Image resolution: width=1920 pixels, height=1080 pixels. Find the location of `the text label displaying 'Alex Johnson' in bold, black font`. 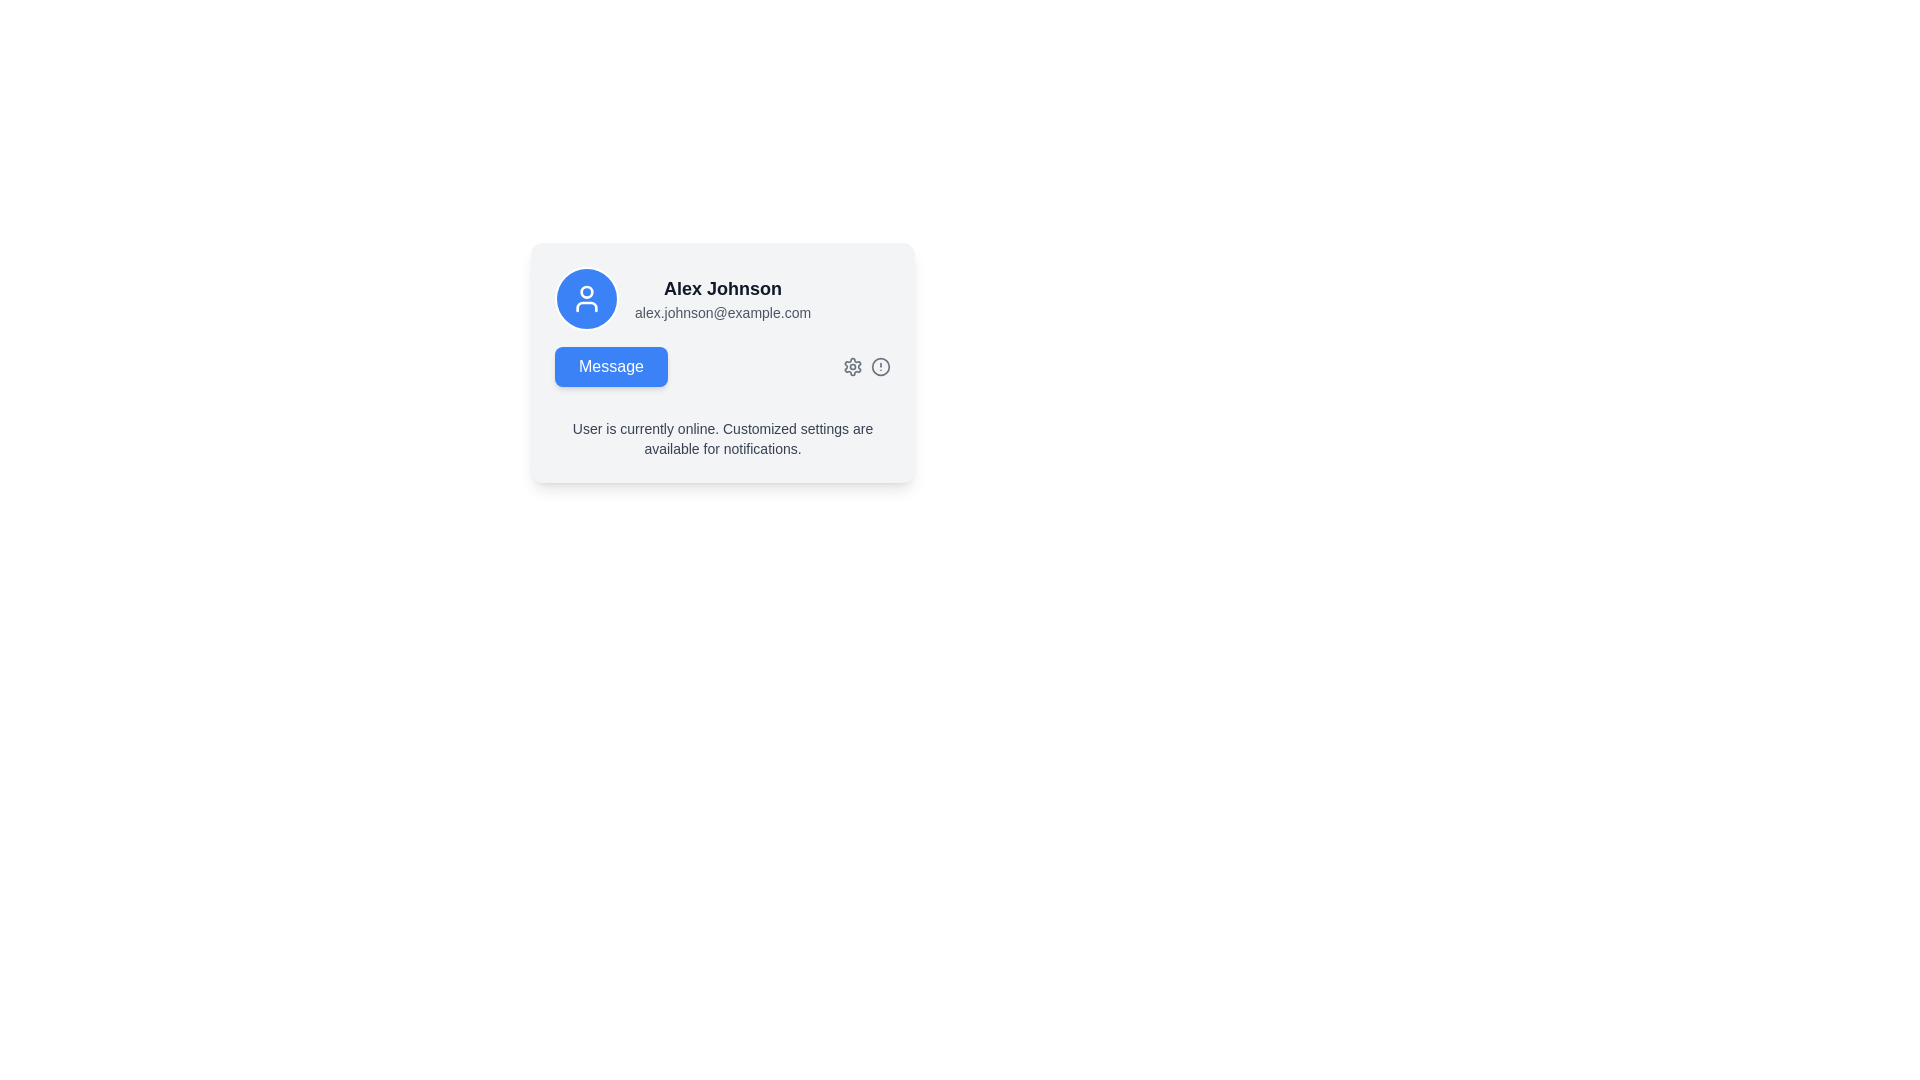

the text label displaying 'Alex Johnson' in bold, black font is located at coordinates (722, 289).